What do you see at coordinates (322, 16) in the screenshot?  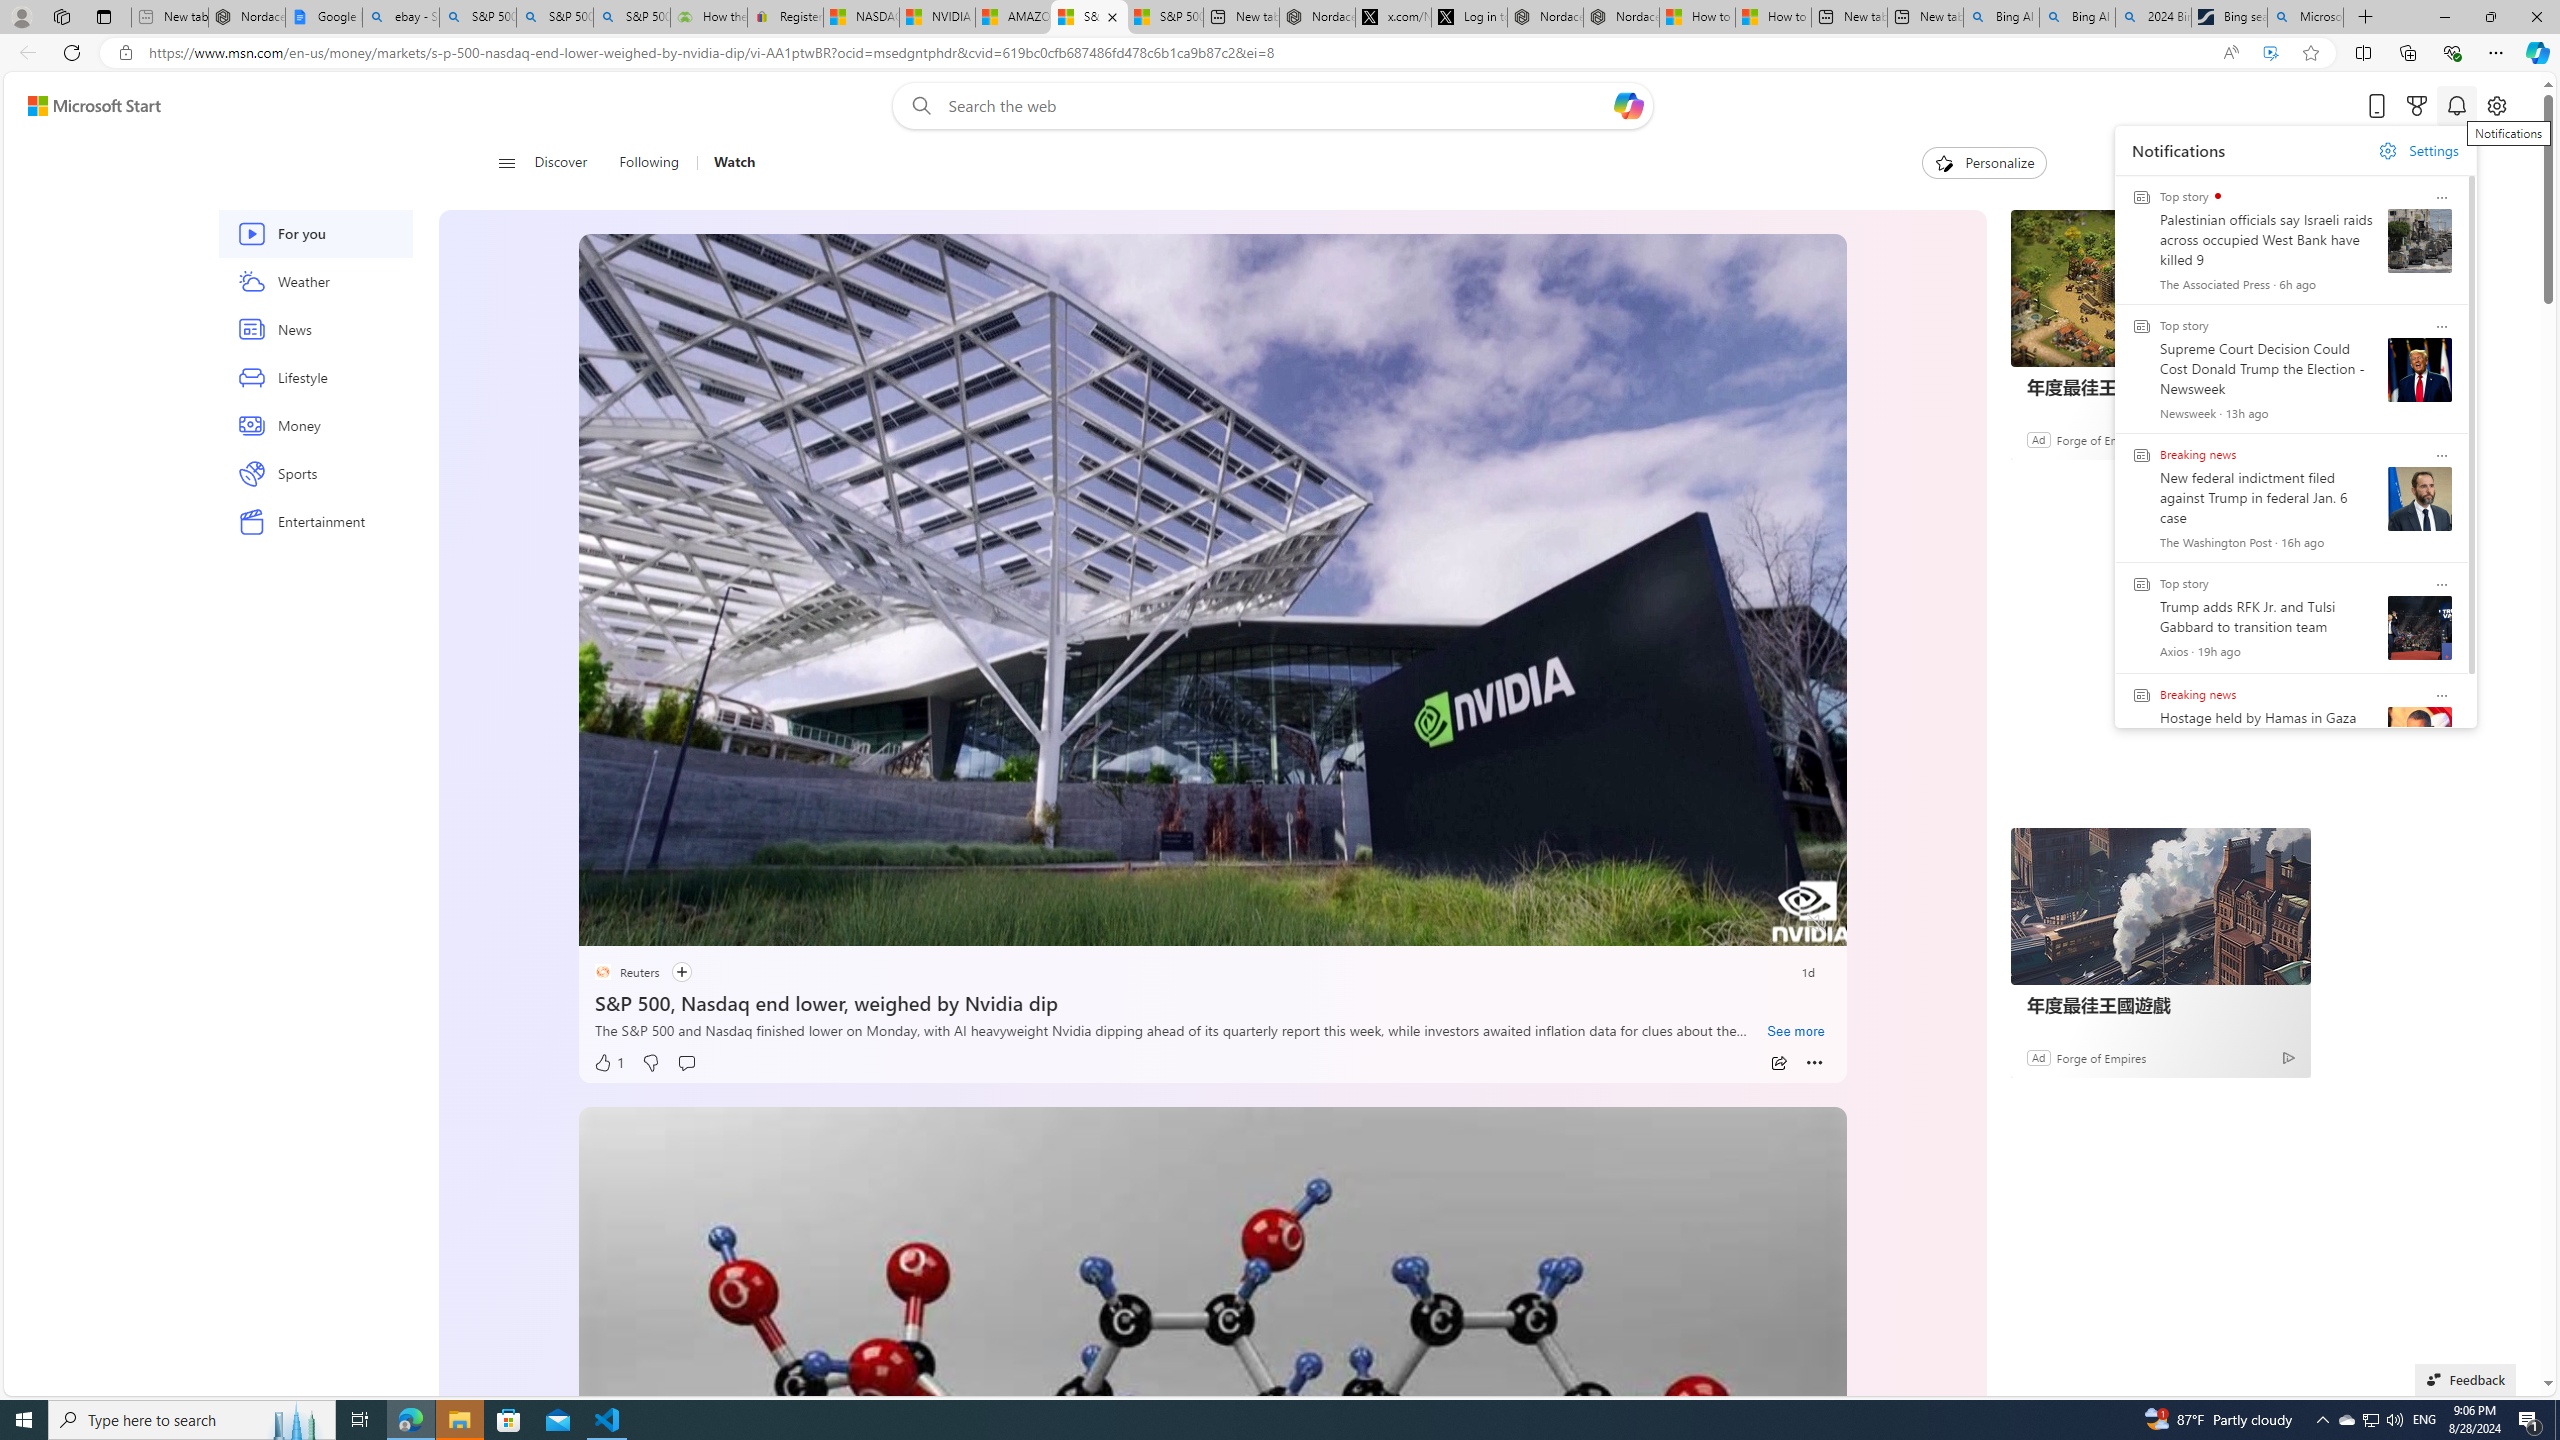 I see `'Google Docs: Online Document Editor | Google Workspace'` at bounding box center [322, 16].